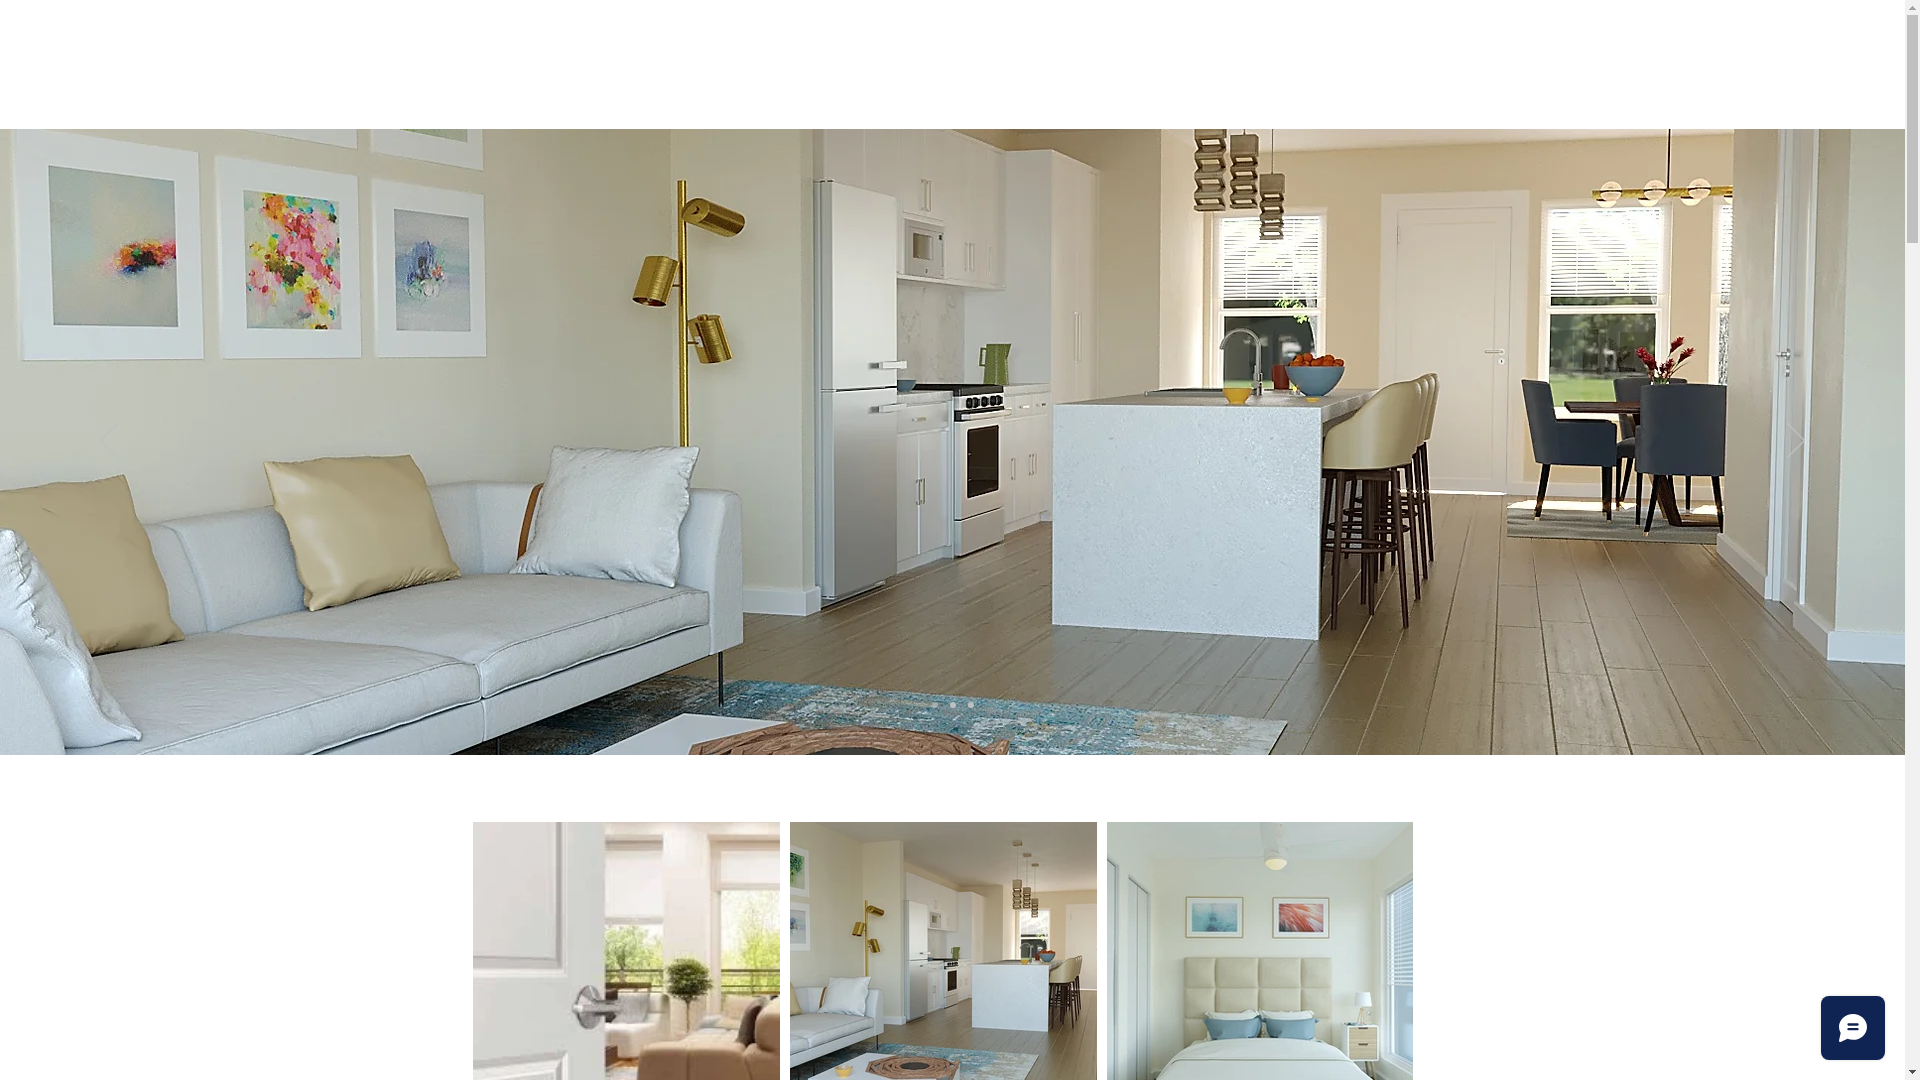 The height and width of the screenshot is (1080, 1920). Describe the element at coordinates (871, 104) in the screenshot. I see `'NEIGHBORHOOD'` at that location.